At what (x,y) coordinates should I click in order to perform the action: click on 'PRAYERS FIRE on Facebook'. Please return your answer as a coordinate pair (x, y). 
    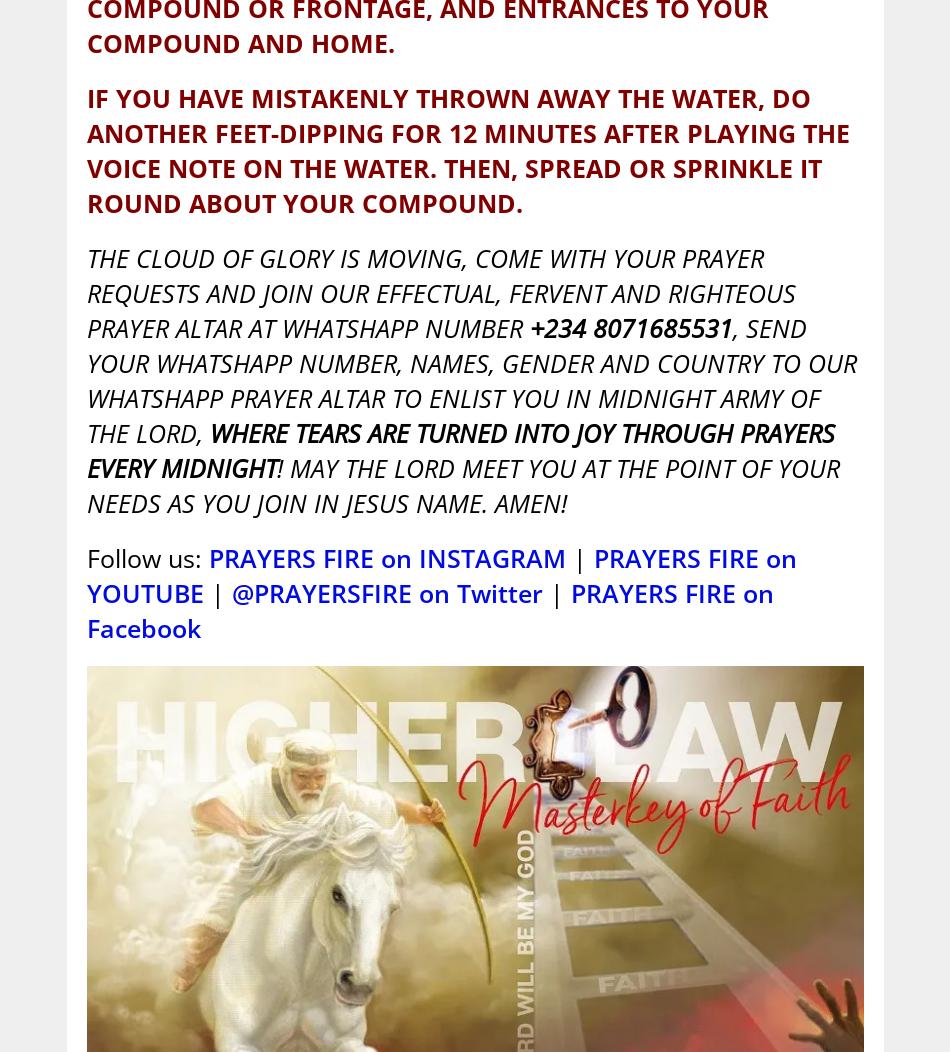
    Looking at the image, I should click on (428, 609).